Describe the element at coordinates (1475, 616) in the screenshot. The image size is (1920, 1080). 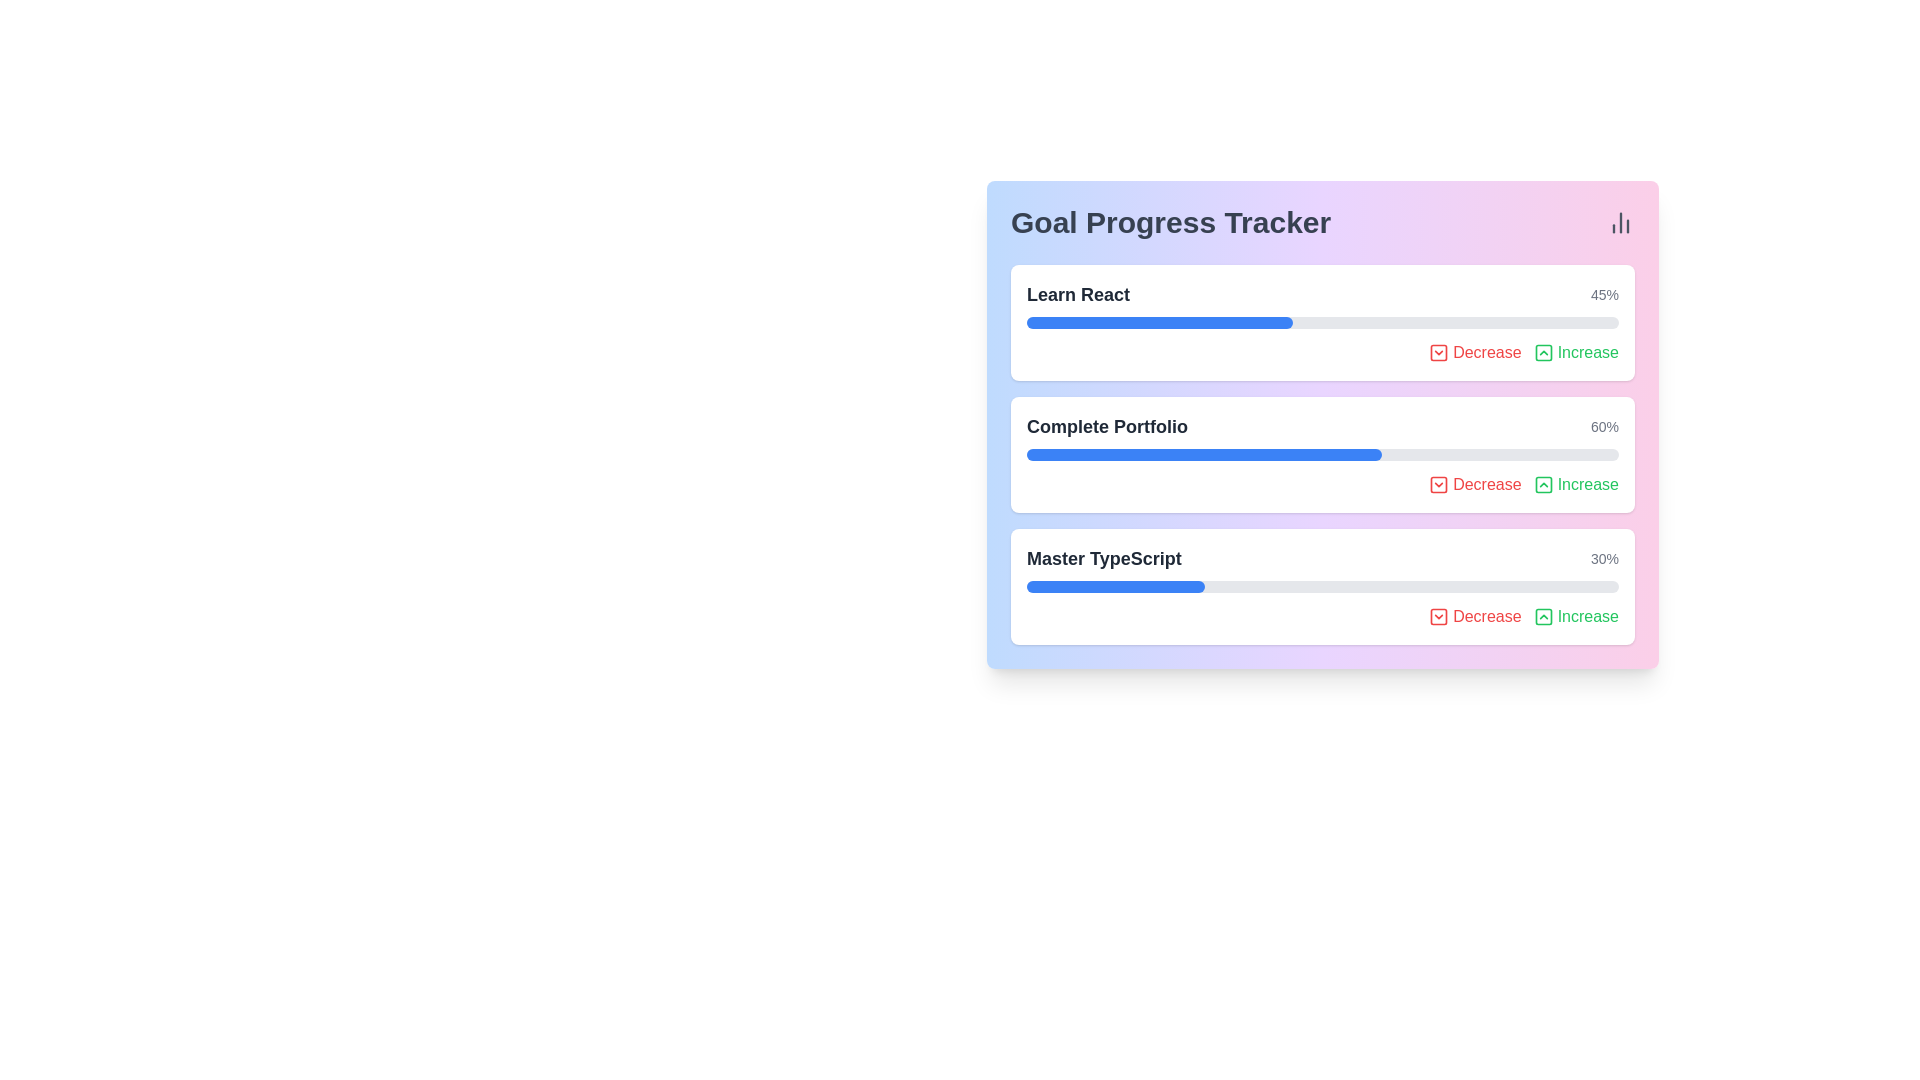
I see `the 'Decrease' button` at that location.